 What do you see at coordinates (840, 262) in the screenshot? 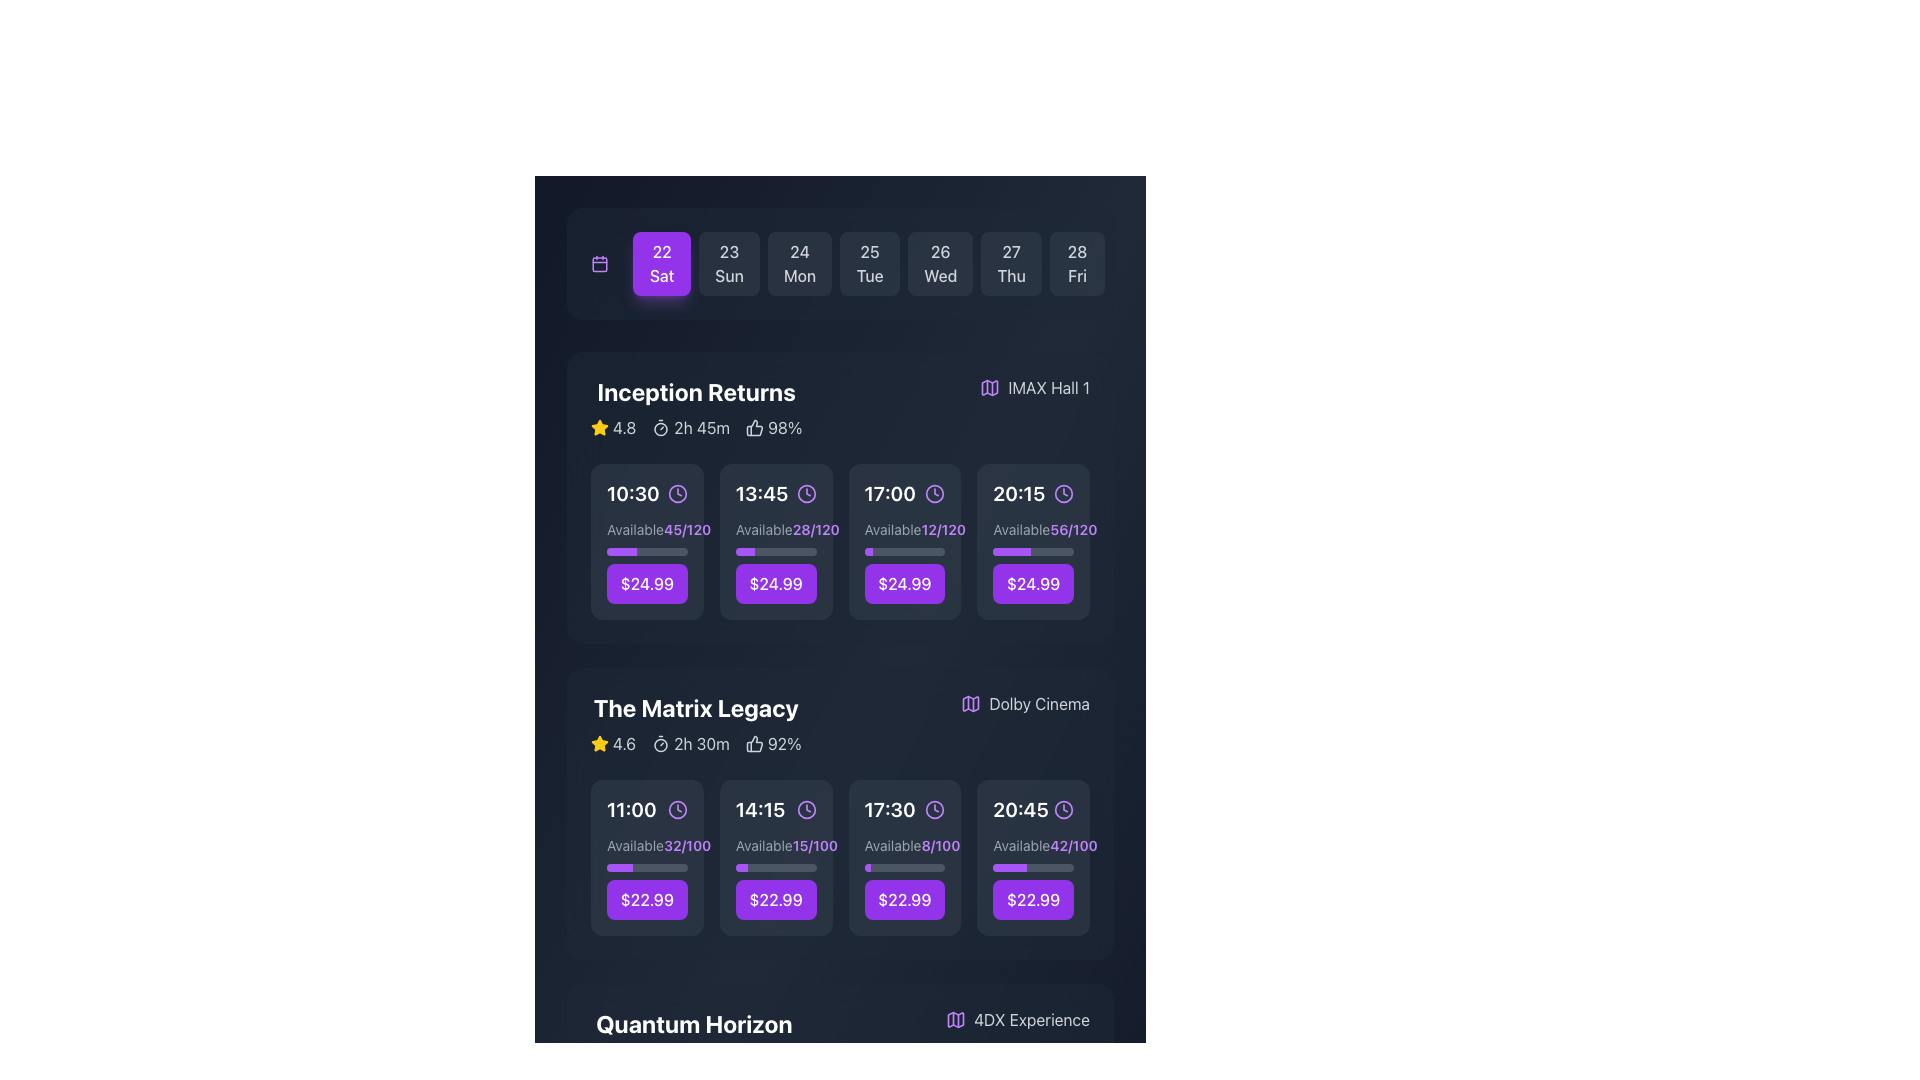
I see `the fourth button from the left in the horizontal strip of day selection` at bounding box center [840, 262].